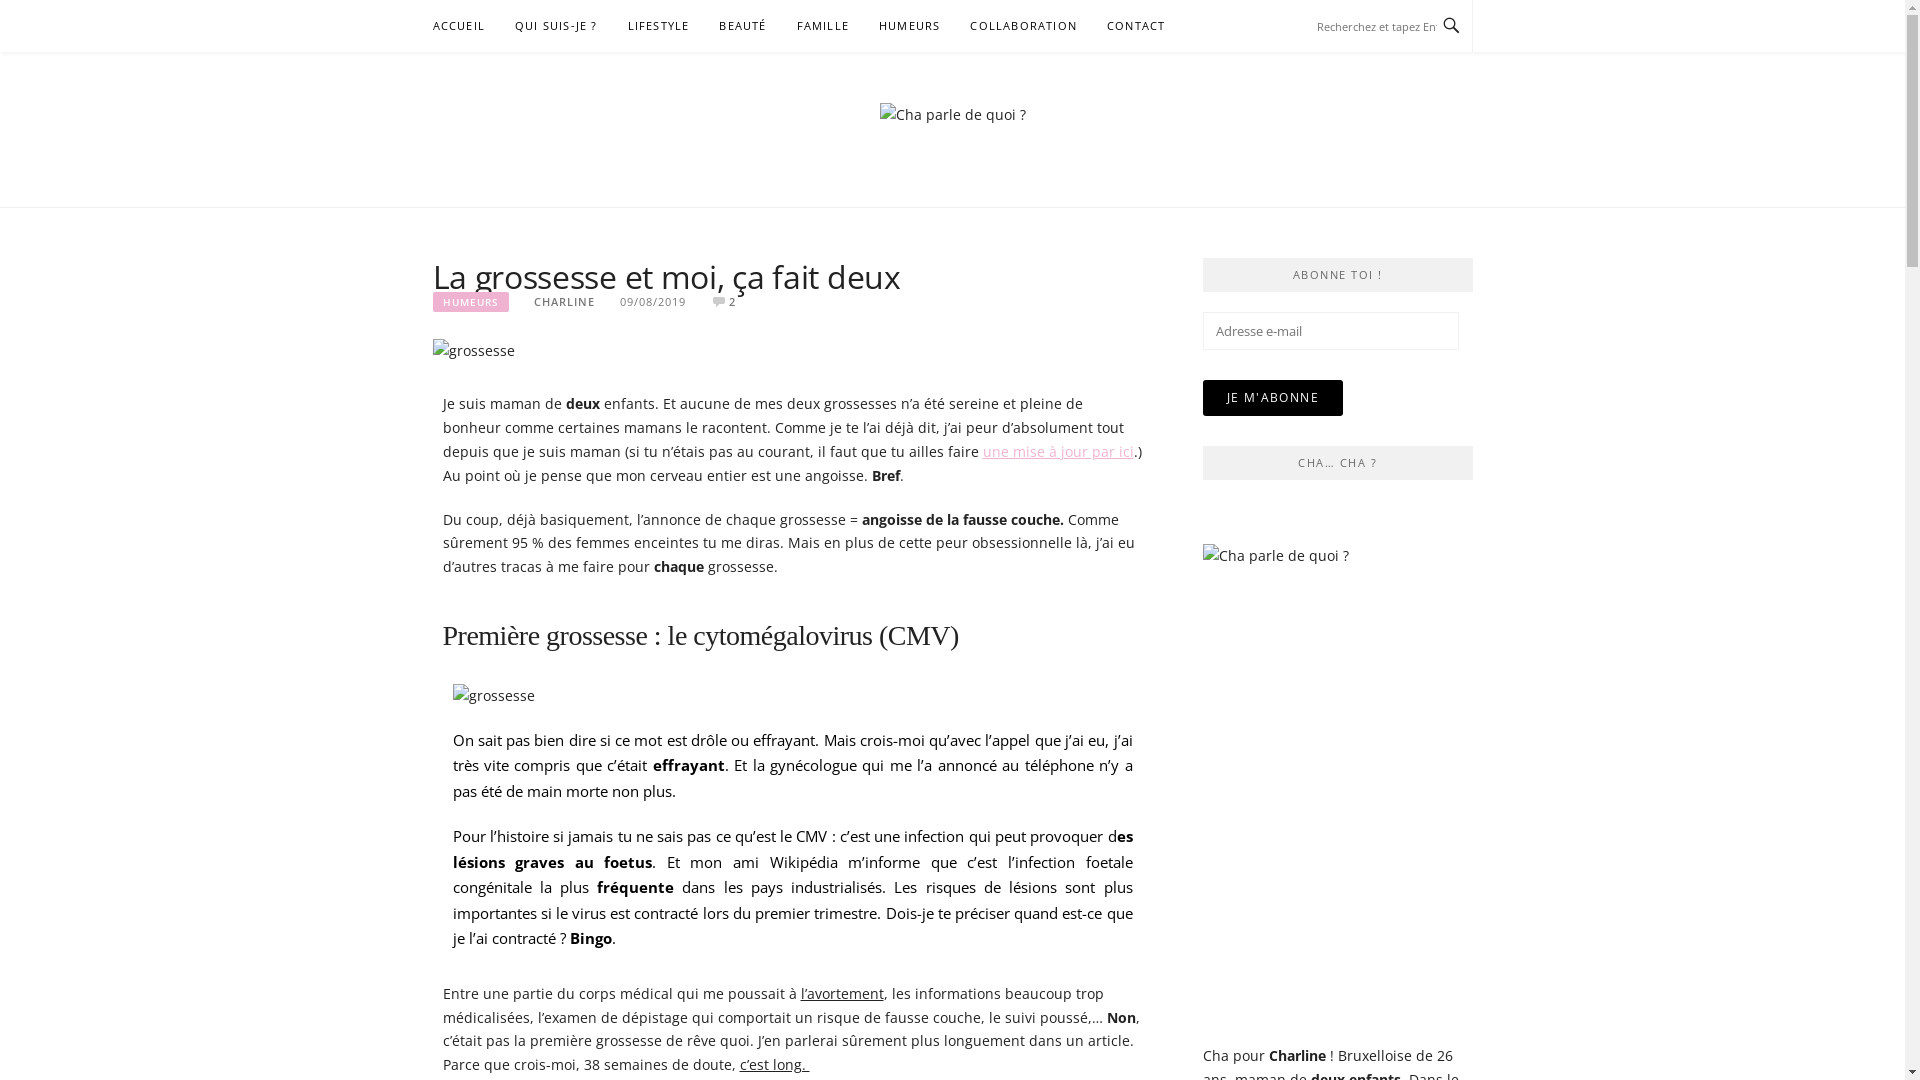 This screenshot has width=1920, height=1080. What do you see at coordinates (1023, 26) in the screenshot?
I see `'COLLABORATION'` at bounding box center [1023, 26].